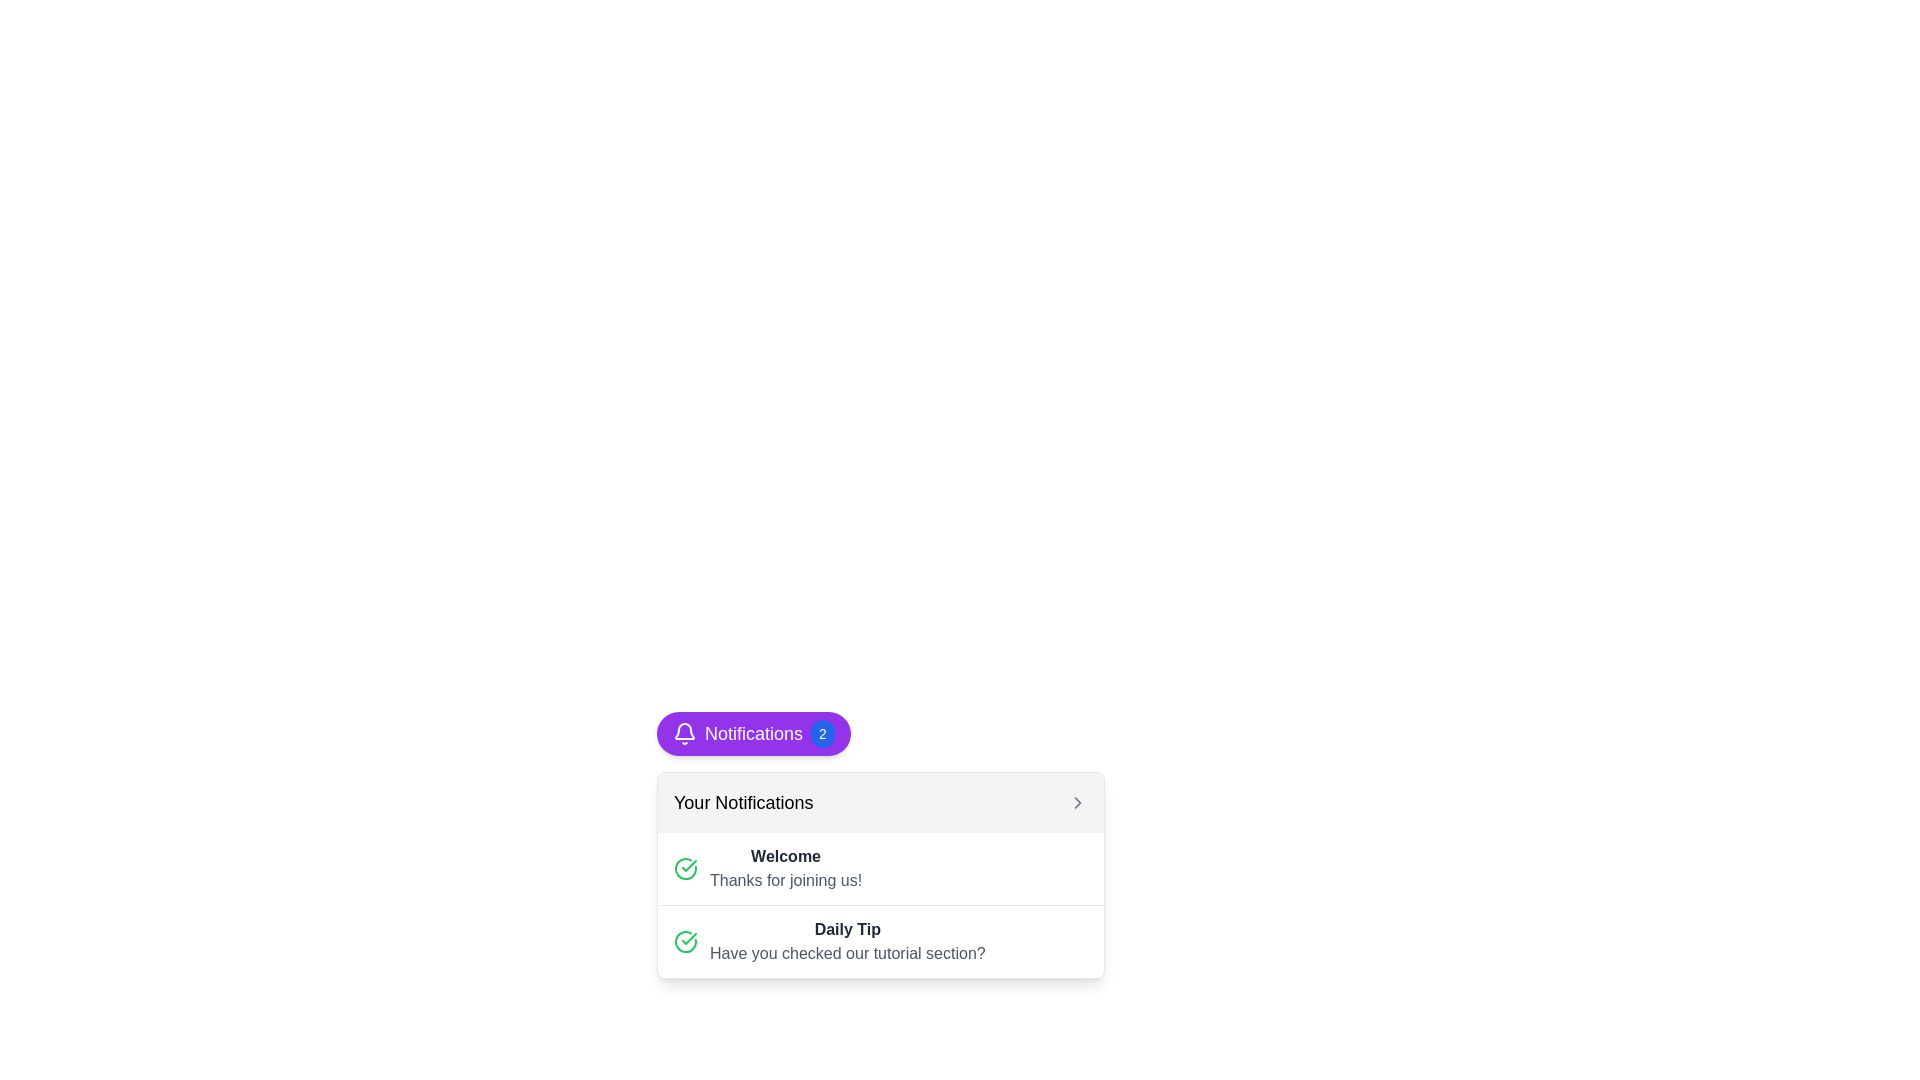  Describe the element at coordinates (1077, 801) in the screenshot. I see `the chevron arrow located at the top-right edge of the notification card` at that location.